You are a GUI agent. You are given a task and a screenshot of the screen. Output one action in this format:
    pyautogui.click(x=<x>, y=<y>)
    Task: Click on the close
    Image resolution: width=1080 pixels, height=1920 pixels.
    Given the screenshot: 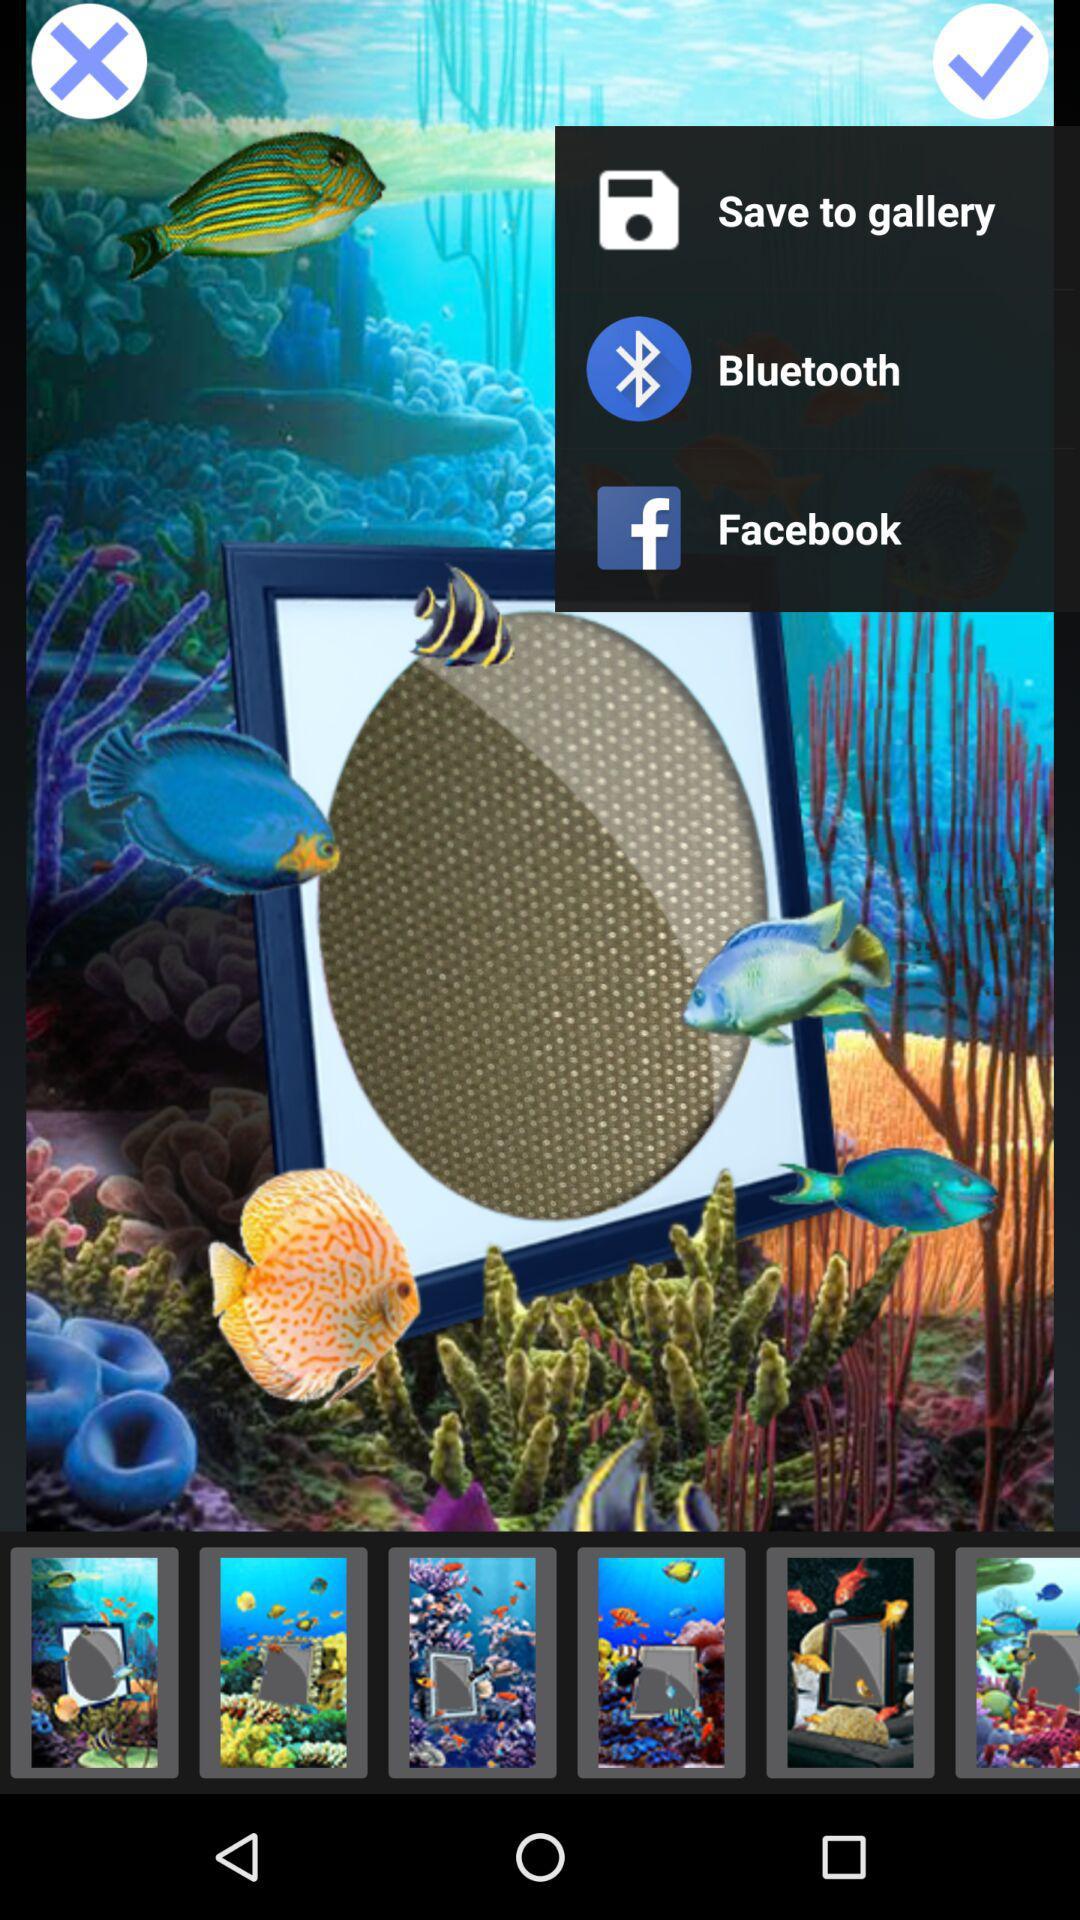 What is the action you would take?
    pyautogui.click(x=88, y=62)
    